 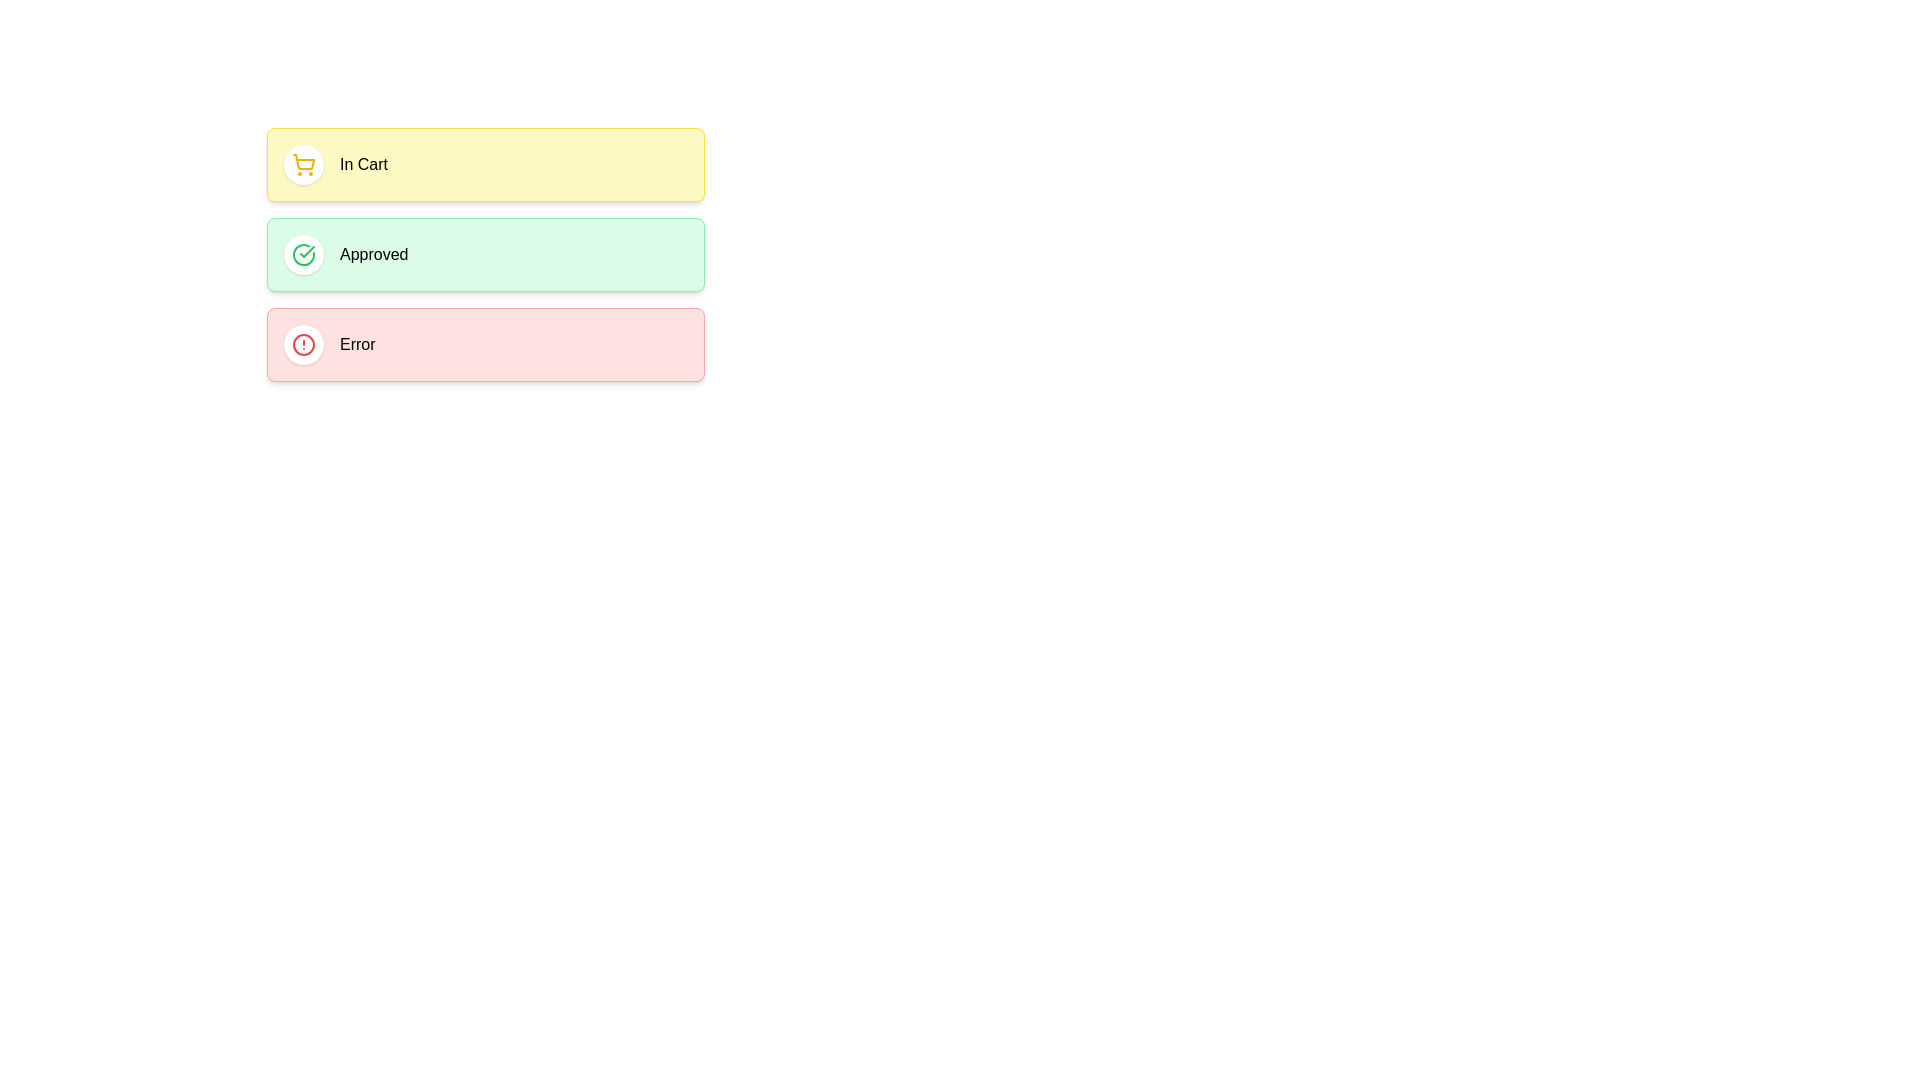 I want to click on the error icon located to the left of the 'Error' label in the last row of the vertical stack of labeled items, so click(x=302, y=343).